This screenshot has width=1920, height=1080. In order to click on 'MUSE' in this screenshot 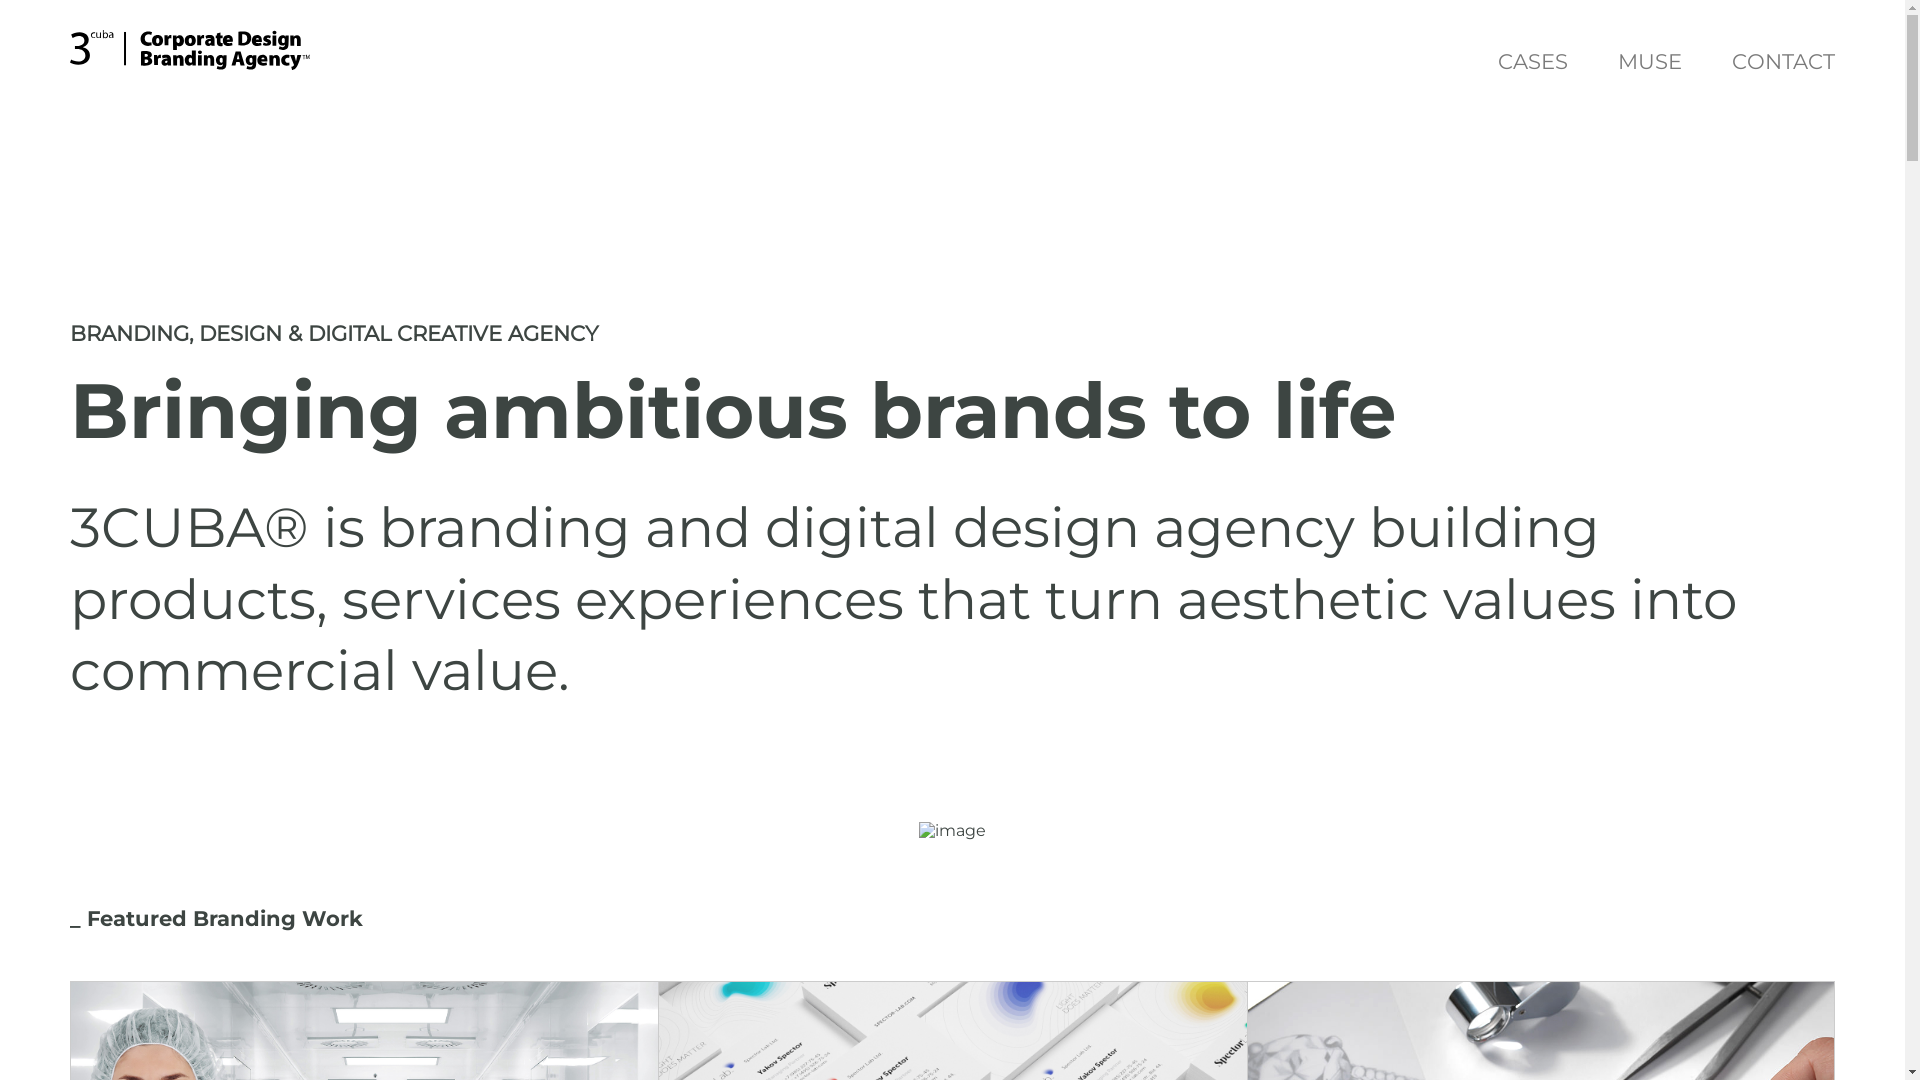, I will do `click(1650, 63)`.